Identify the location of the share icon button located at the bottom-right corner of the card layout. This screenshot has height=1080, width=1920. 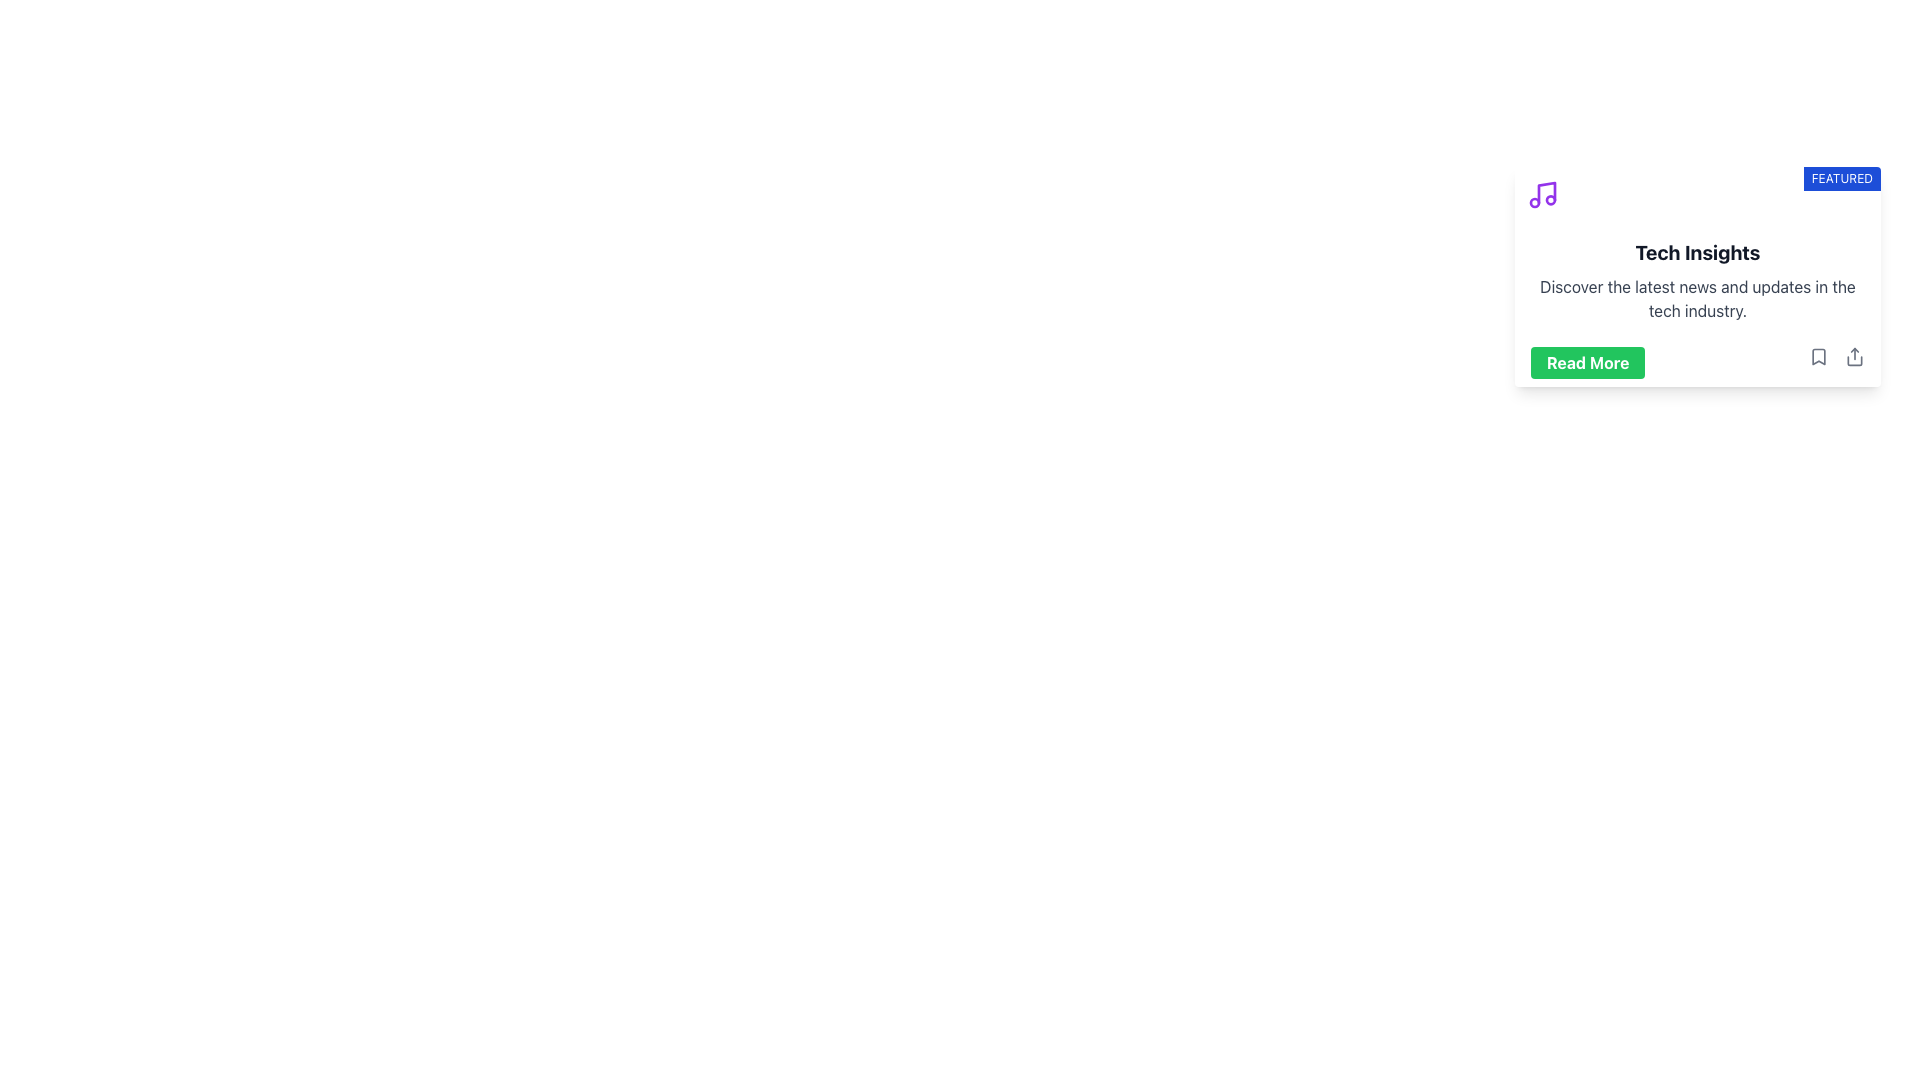
(1853, 356).